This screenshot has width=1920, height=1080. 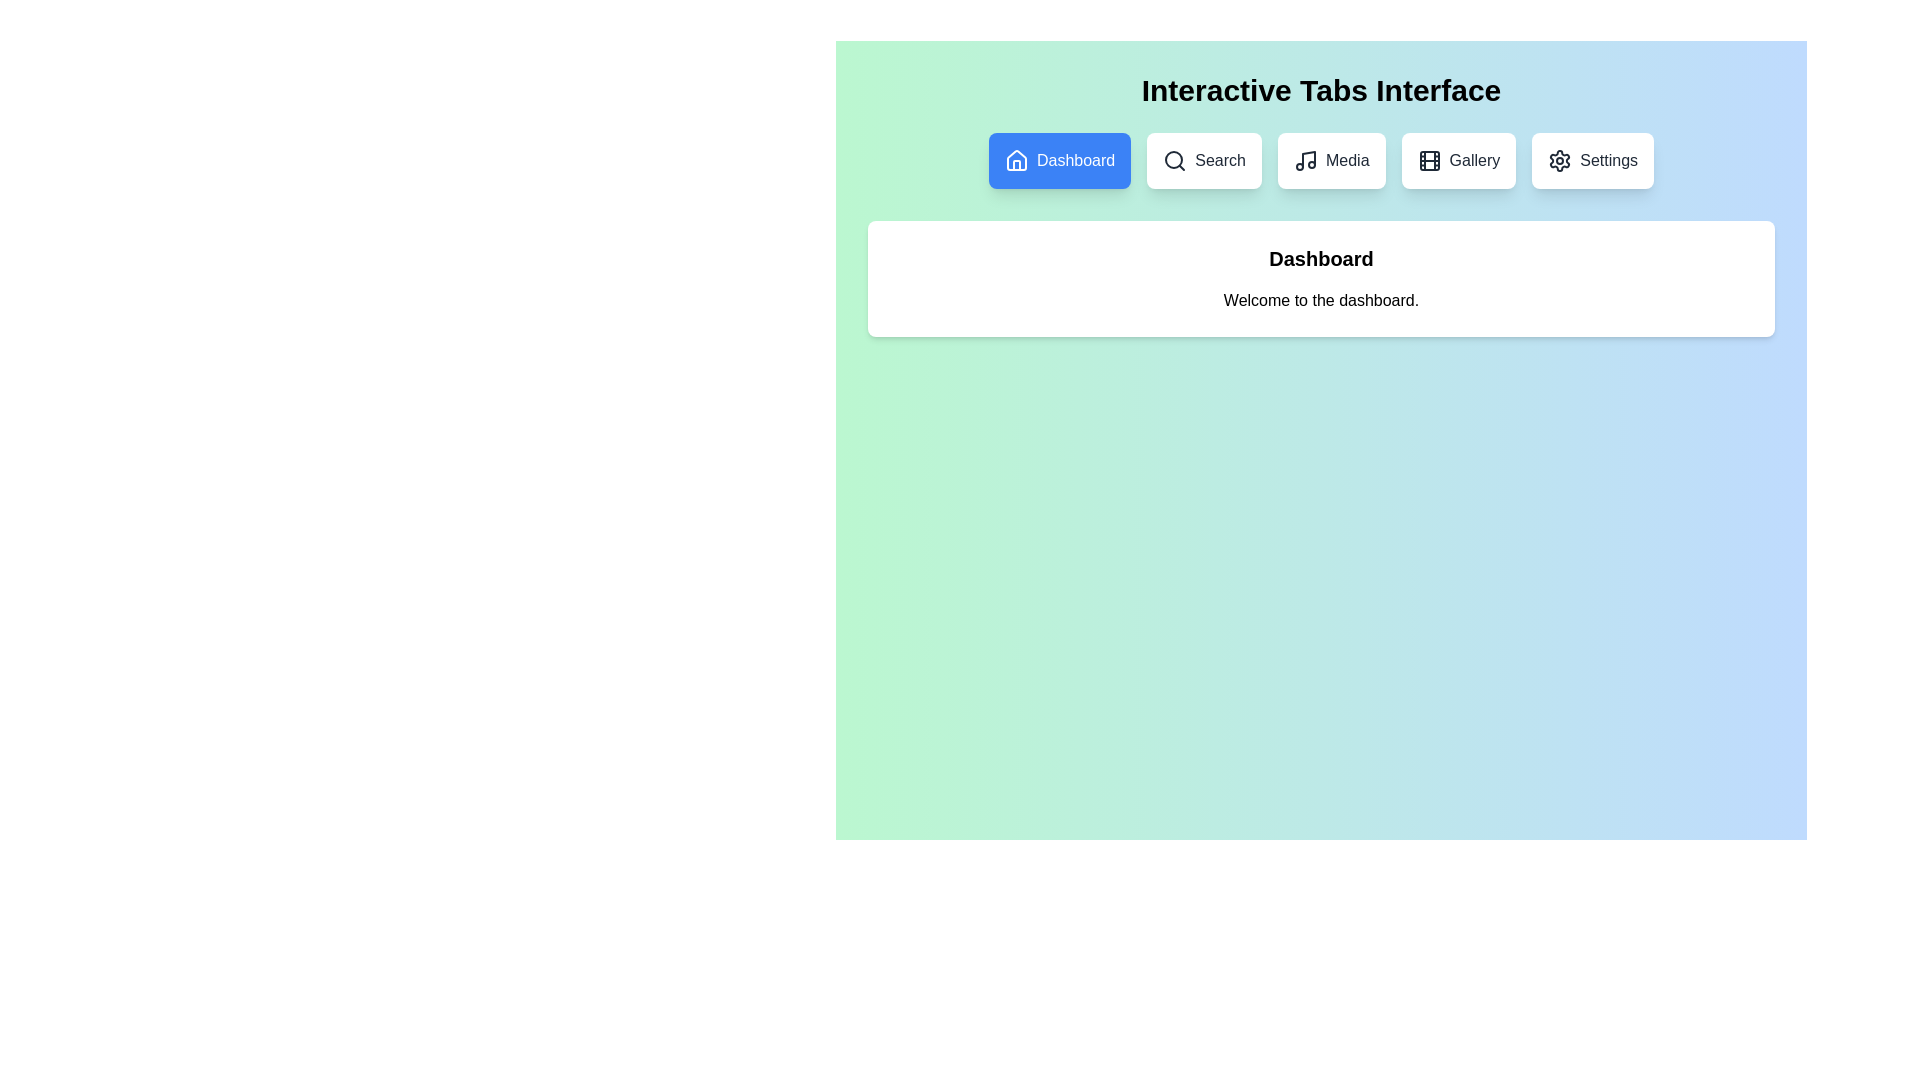 I want to click on the 'Search' button which contains the SVG circle representing the lens of the magnifying glass, so click(x=1174, y=158).